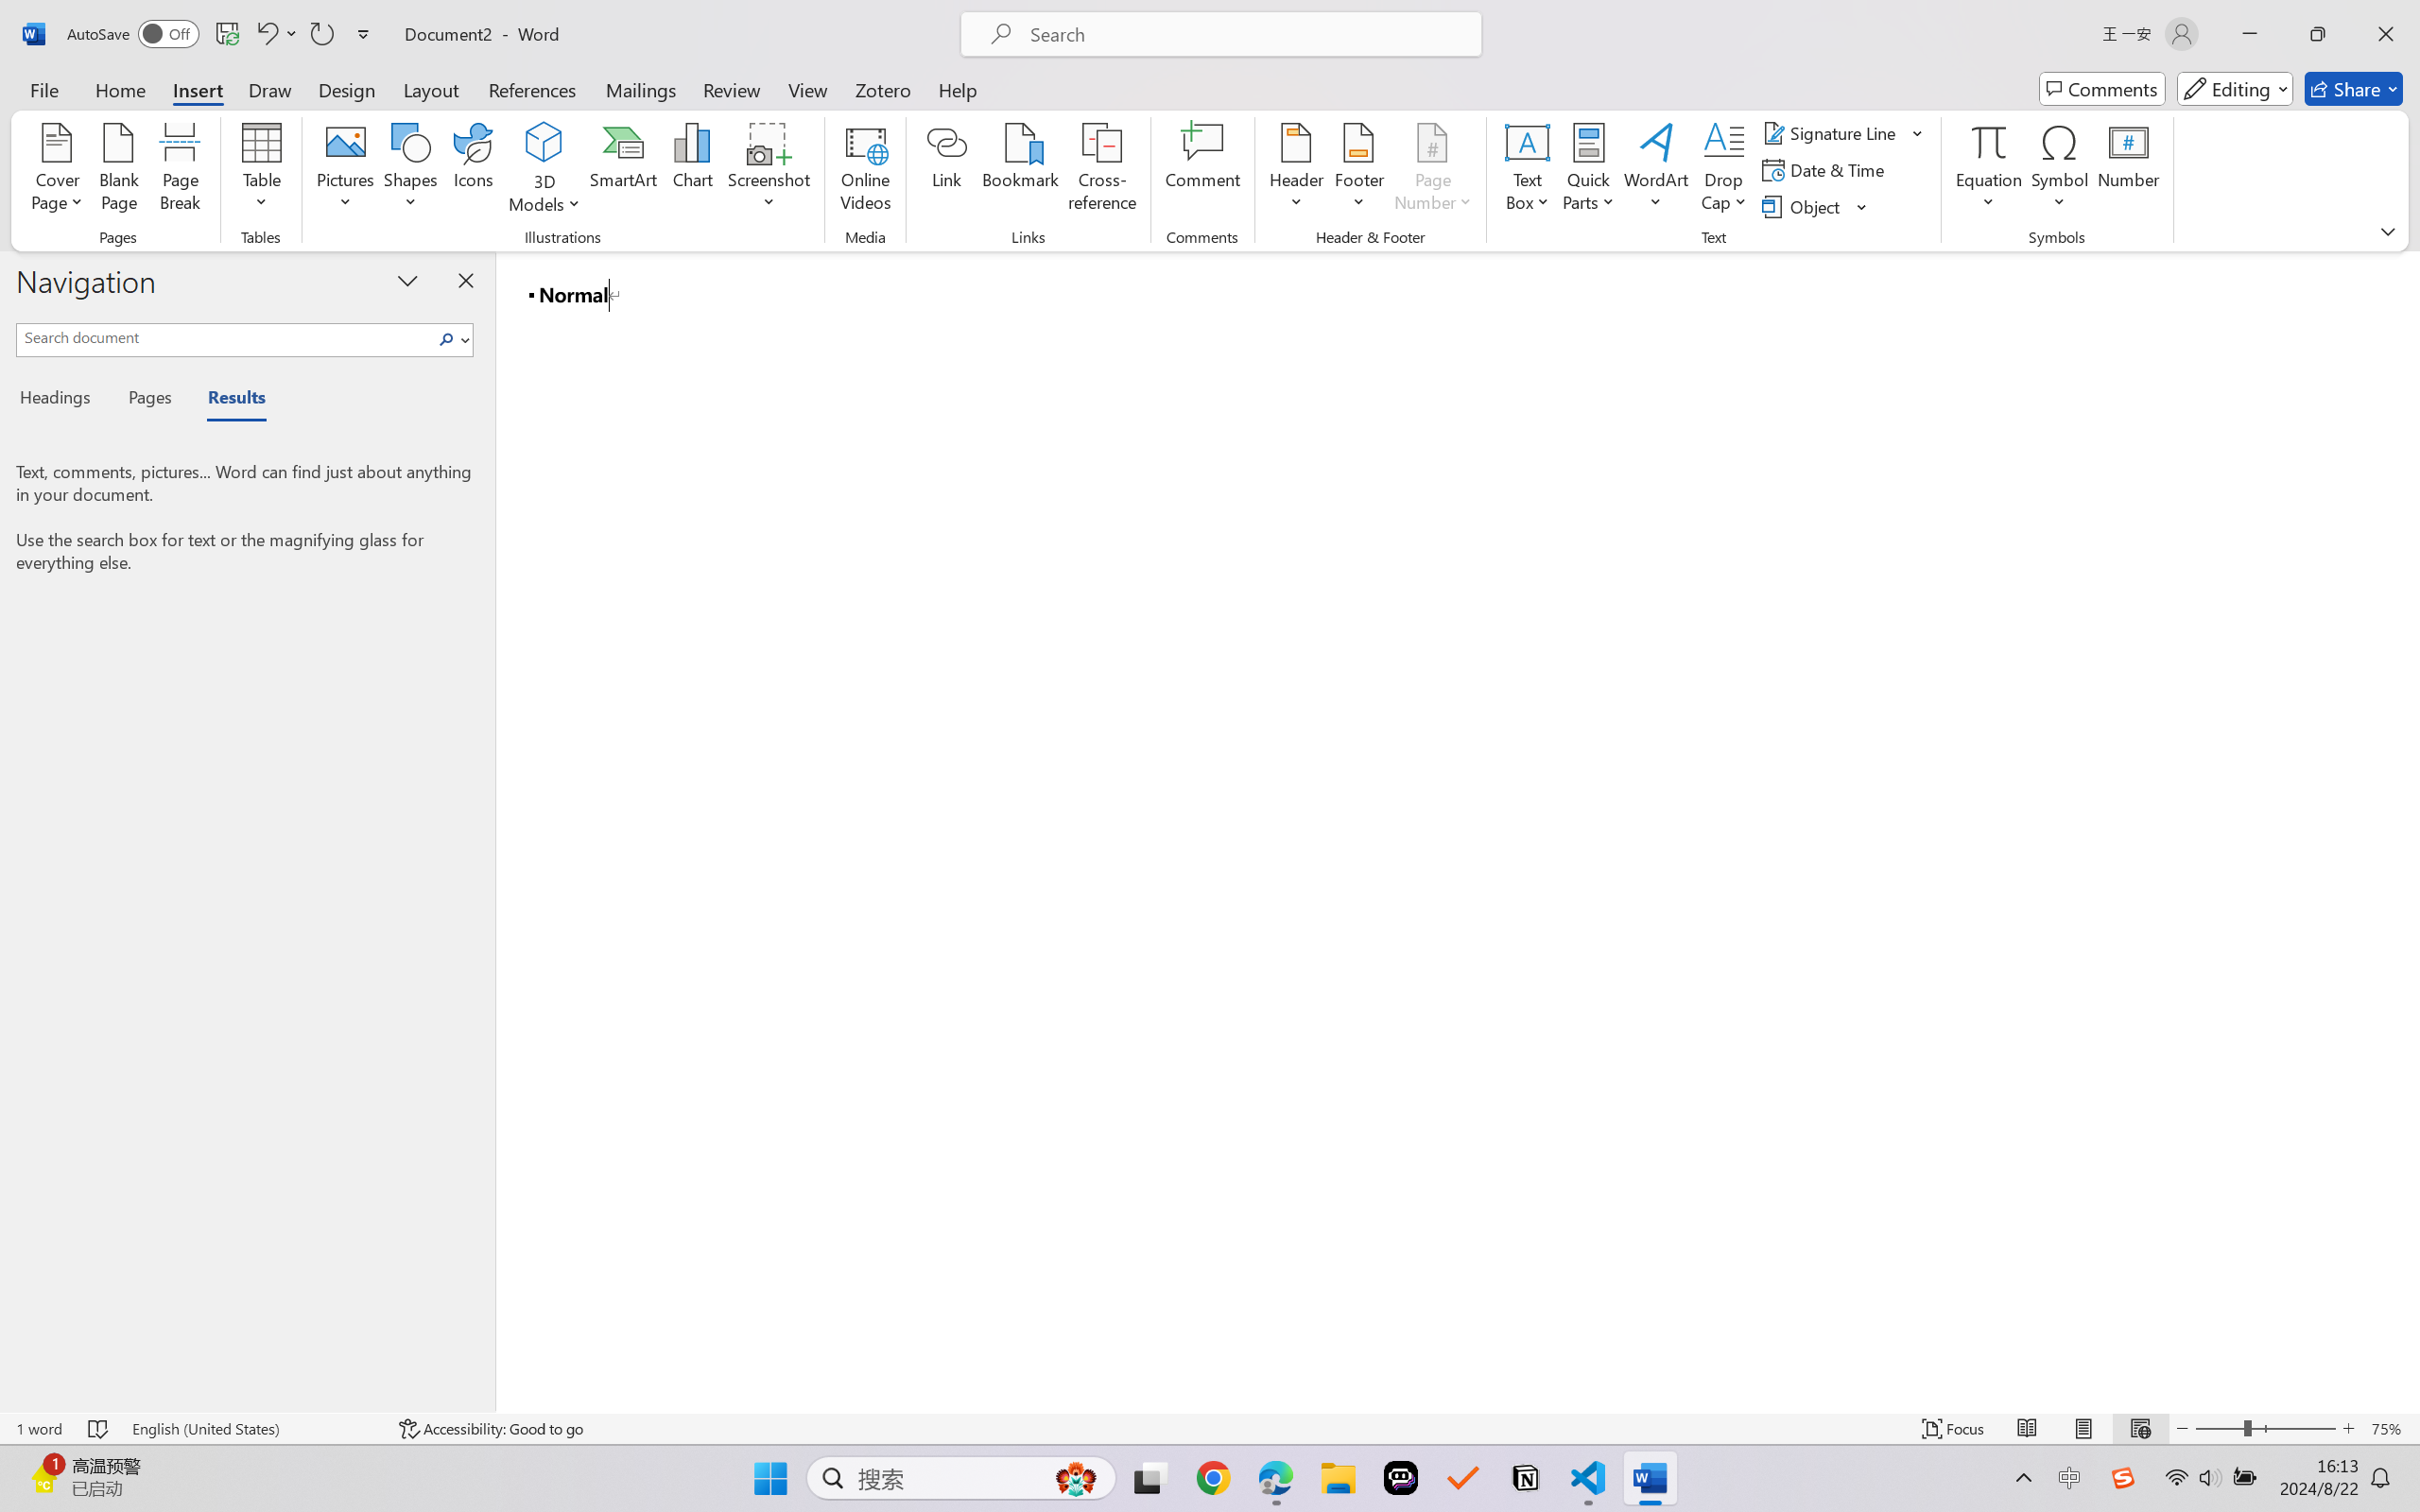  What do you see at coordinates (1527, 170) in the screenshot?
I see `'Text Box'` at bounding box center [1527, 170].